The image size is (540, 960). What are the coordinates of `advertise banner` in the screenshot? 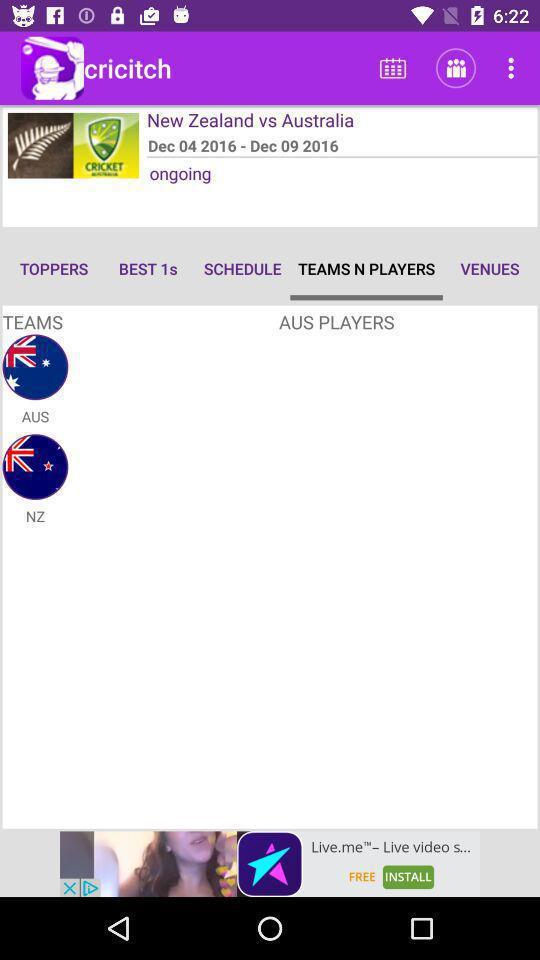 It's located at (270, 863).